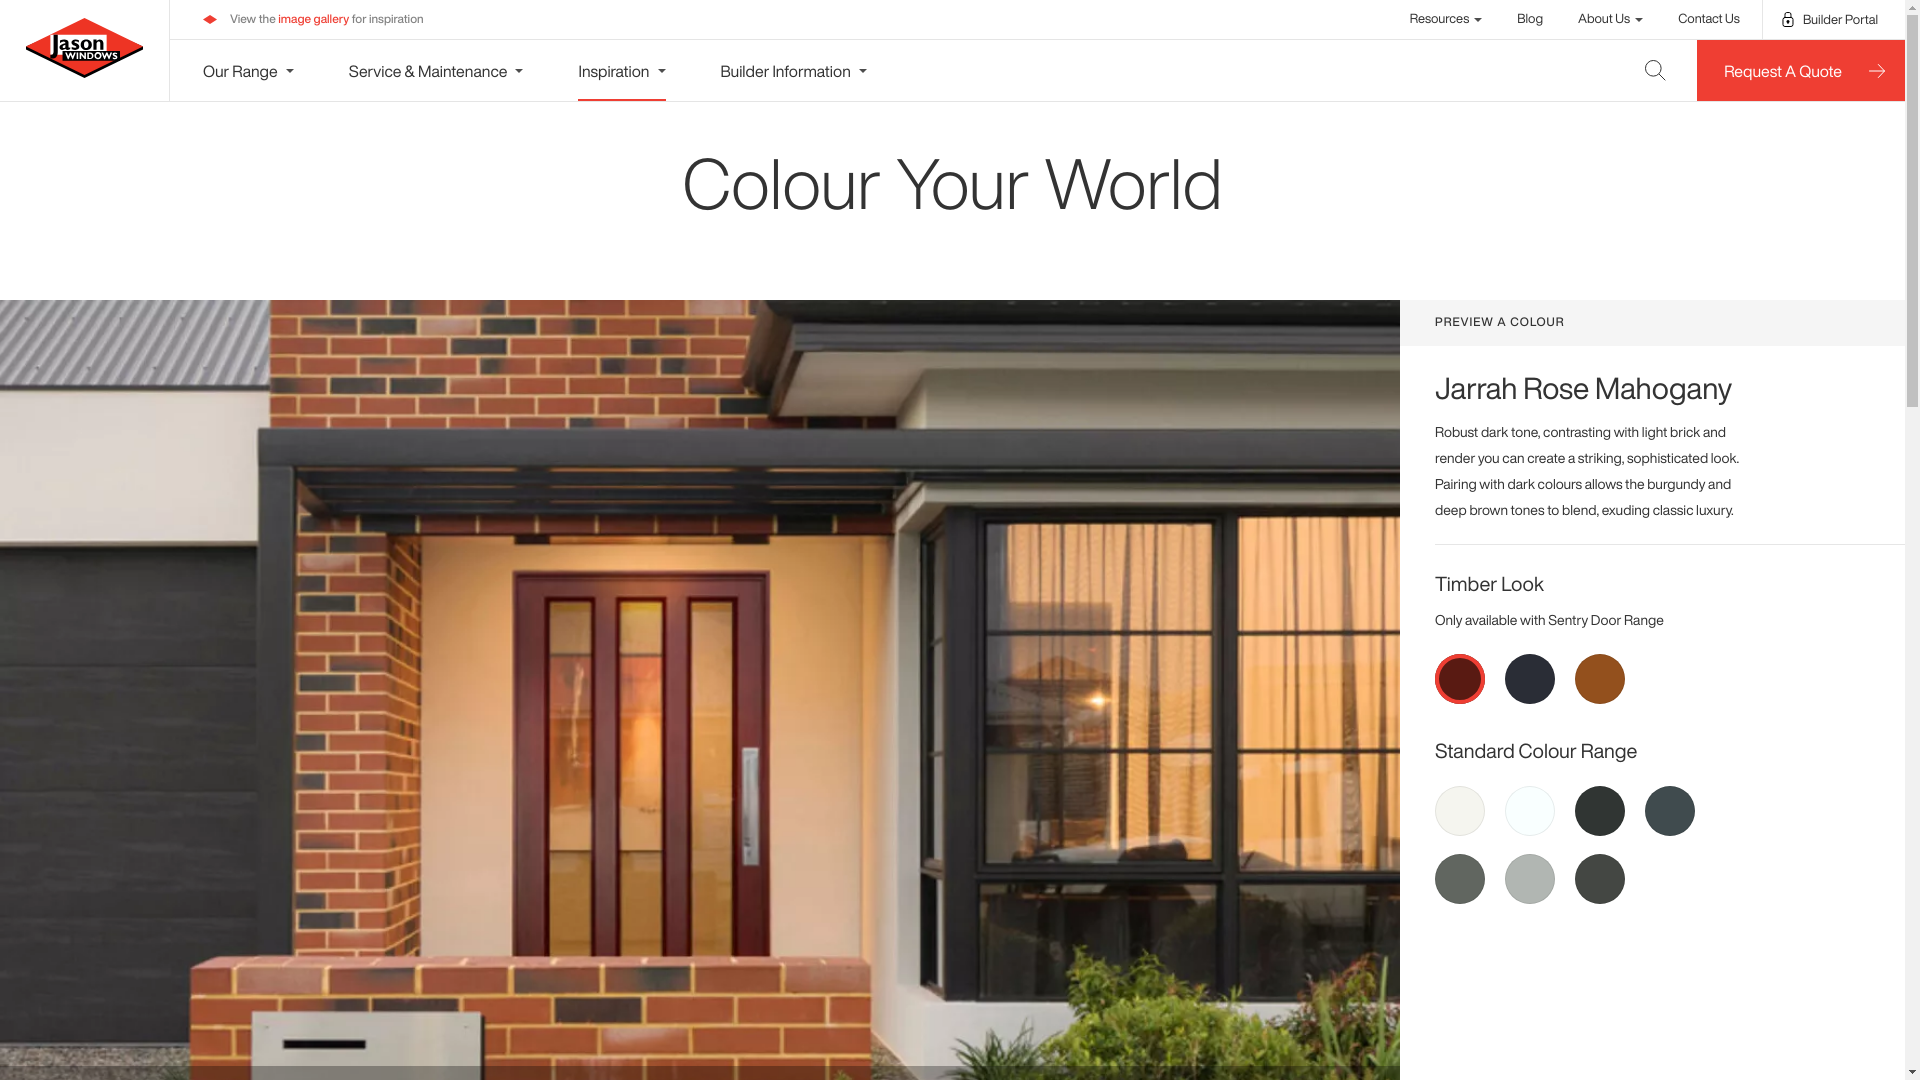  I want to click on 'Request A Quote', so click(1800, 69).